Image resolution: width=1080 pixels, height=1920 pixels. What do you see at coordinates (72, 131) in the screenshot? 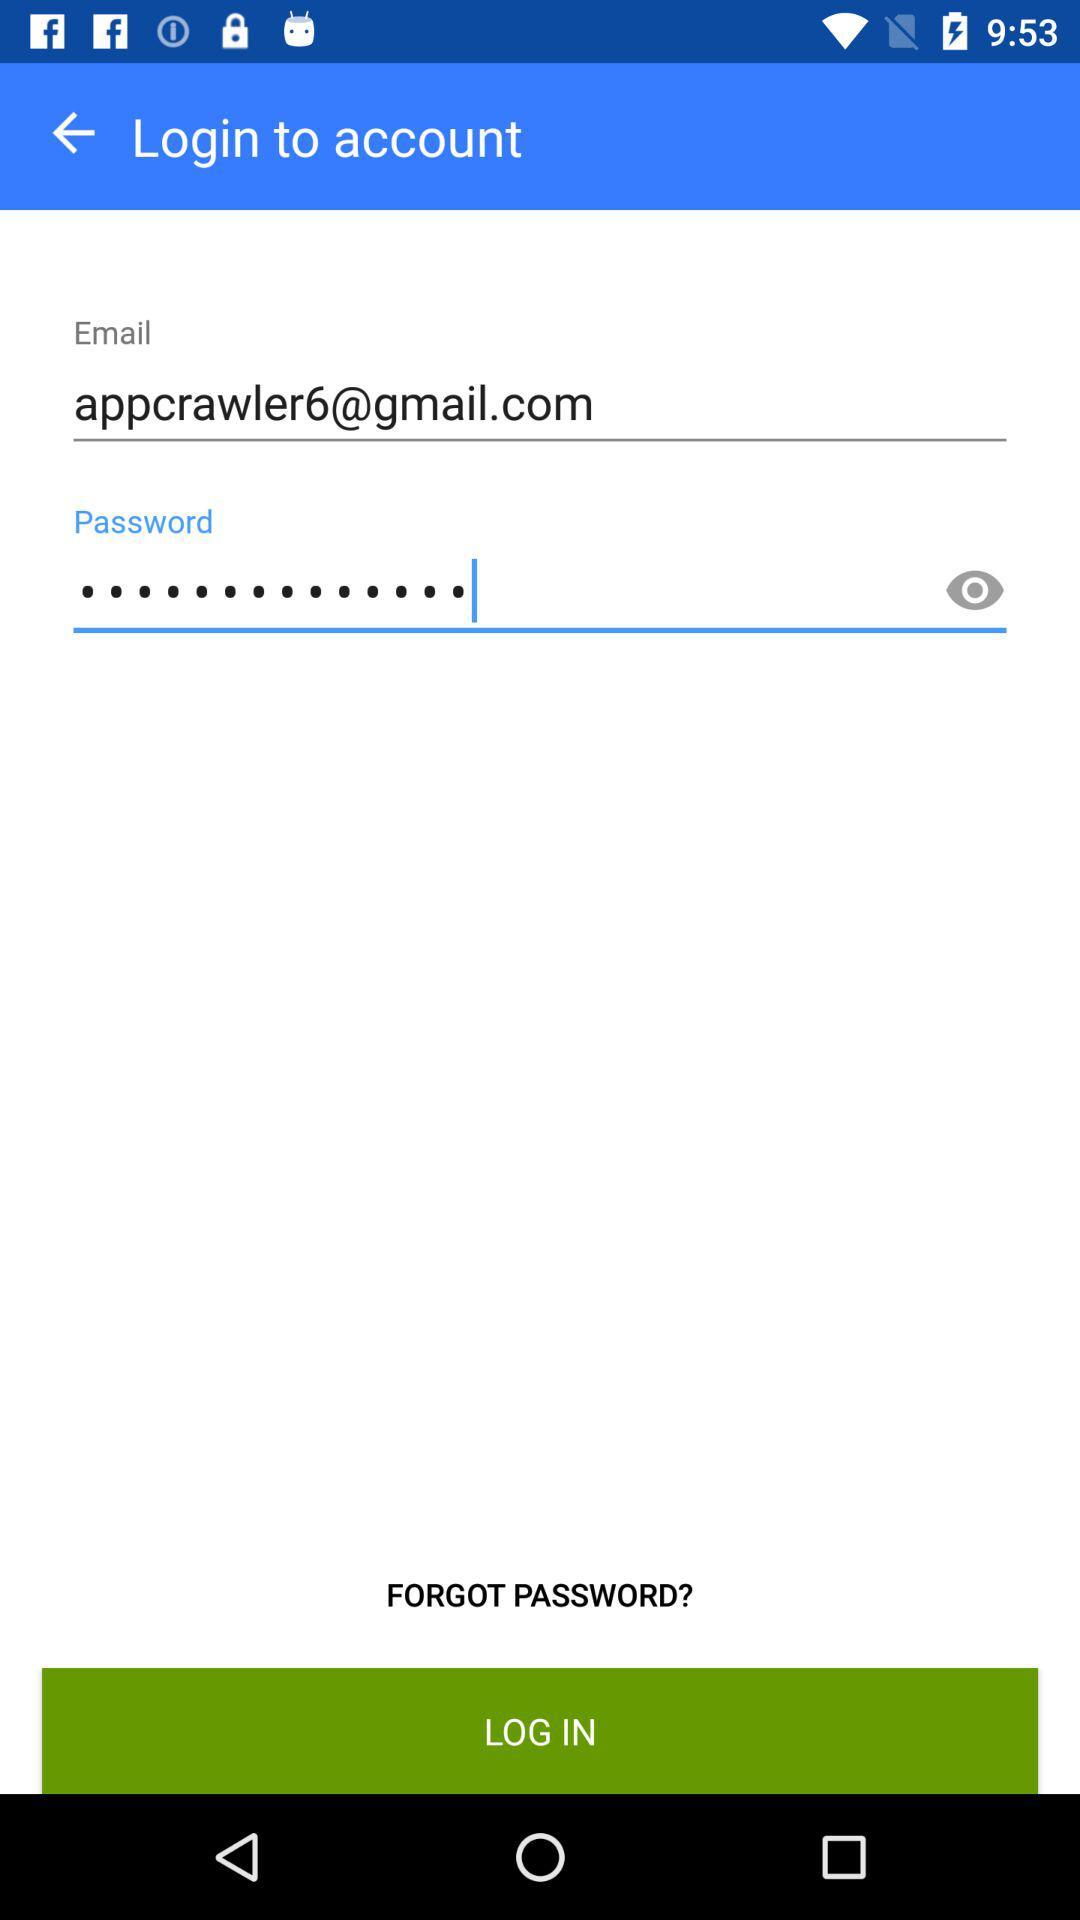
I see `icon next to login to account item` at bounding box center [72, 131].